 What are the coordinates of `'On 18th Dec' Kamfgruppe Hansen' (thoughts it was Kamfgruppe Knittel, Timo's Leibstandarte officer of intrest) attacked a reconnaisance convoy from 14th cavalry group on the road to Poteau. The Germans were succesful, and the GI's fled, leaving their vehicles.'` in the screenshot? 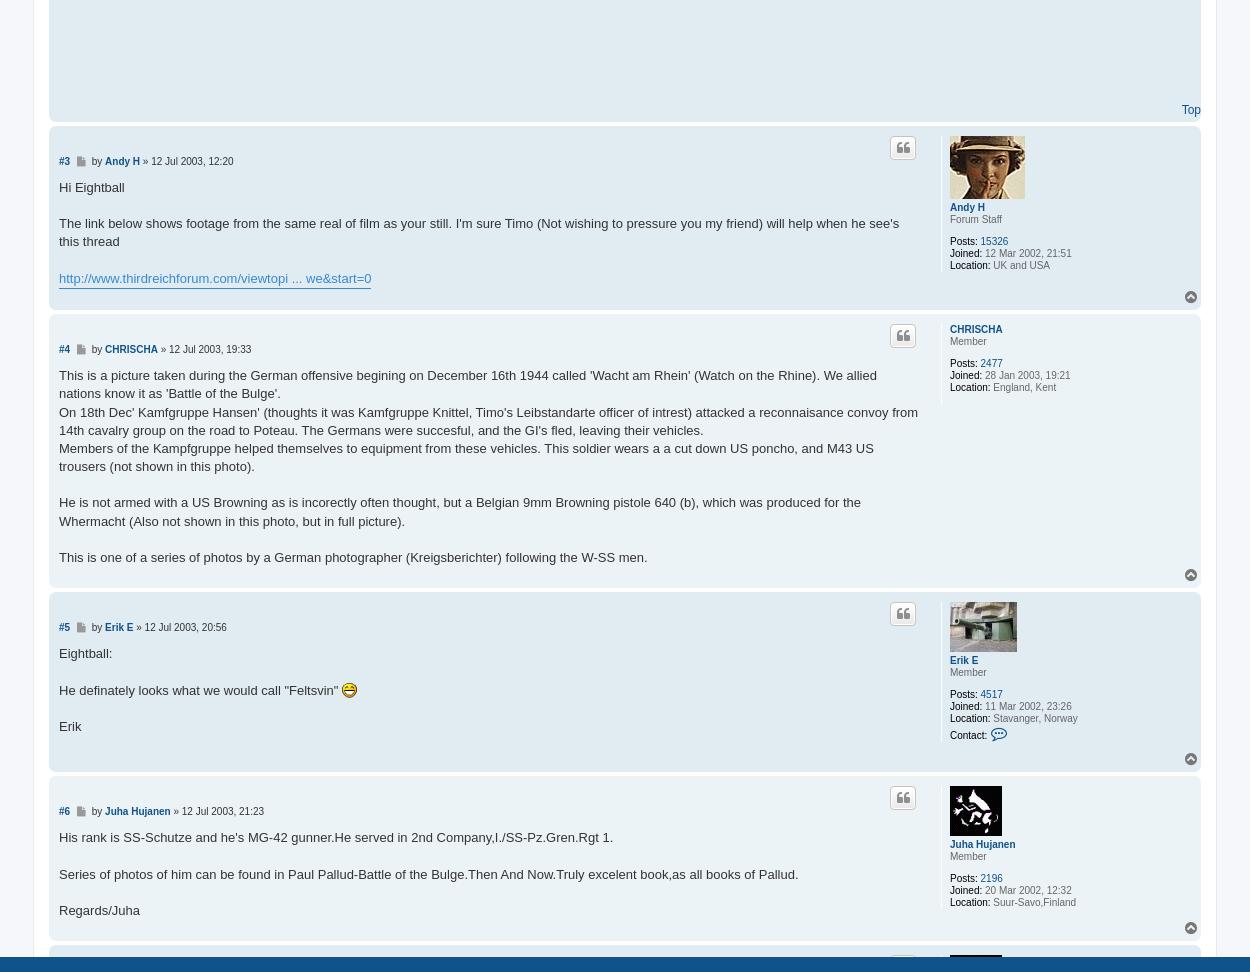 It's located at (487, 420).